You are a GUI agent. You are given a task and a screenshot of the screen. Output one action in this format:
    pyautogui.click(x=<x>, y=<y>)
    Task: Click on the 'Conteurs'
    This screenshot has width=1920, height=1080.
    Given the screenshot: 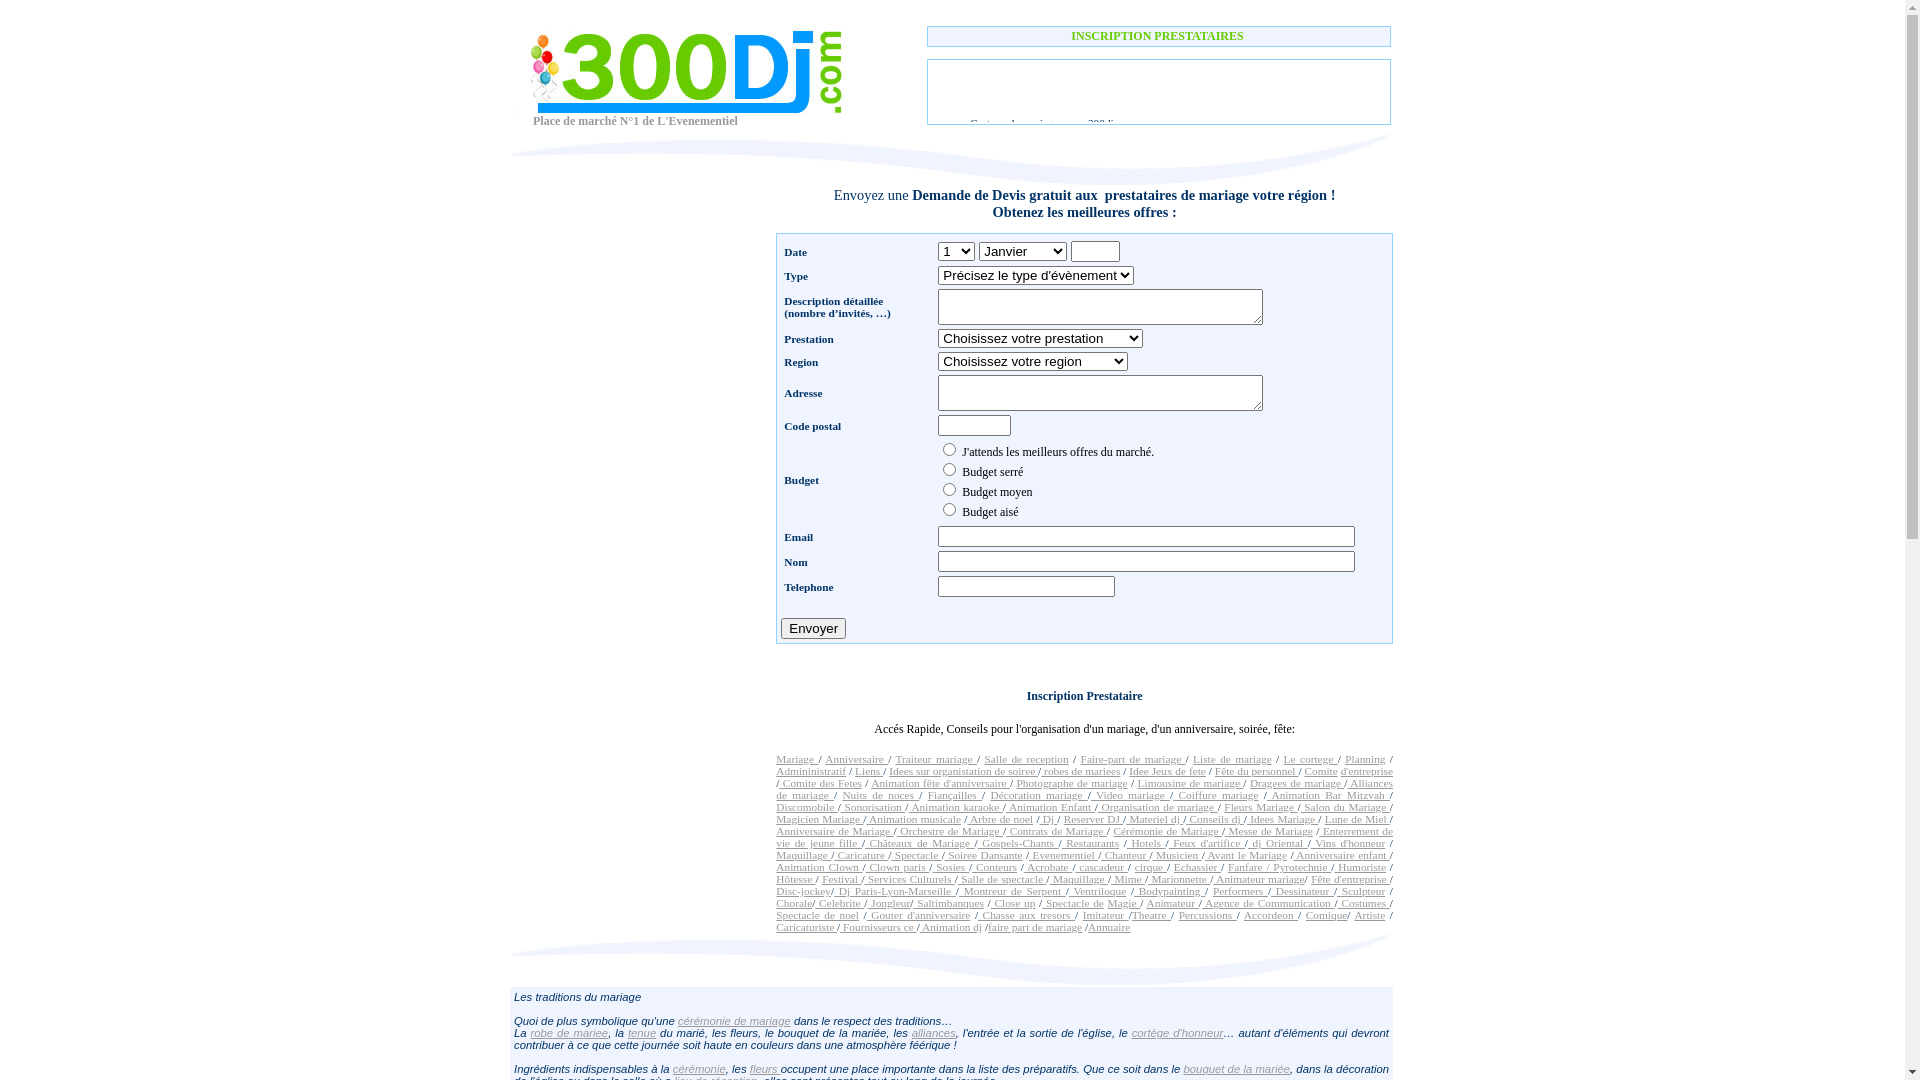 What is the action you would take?
    pyautogui.click(x=971, y=866)
    